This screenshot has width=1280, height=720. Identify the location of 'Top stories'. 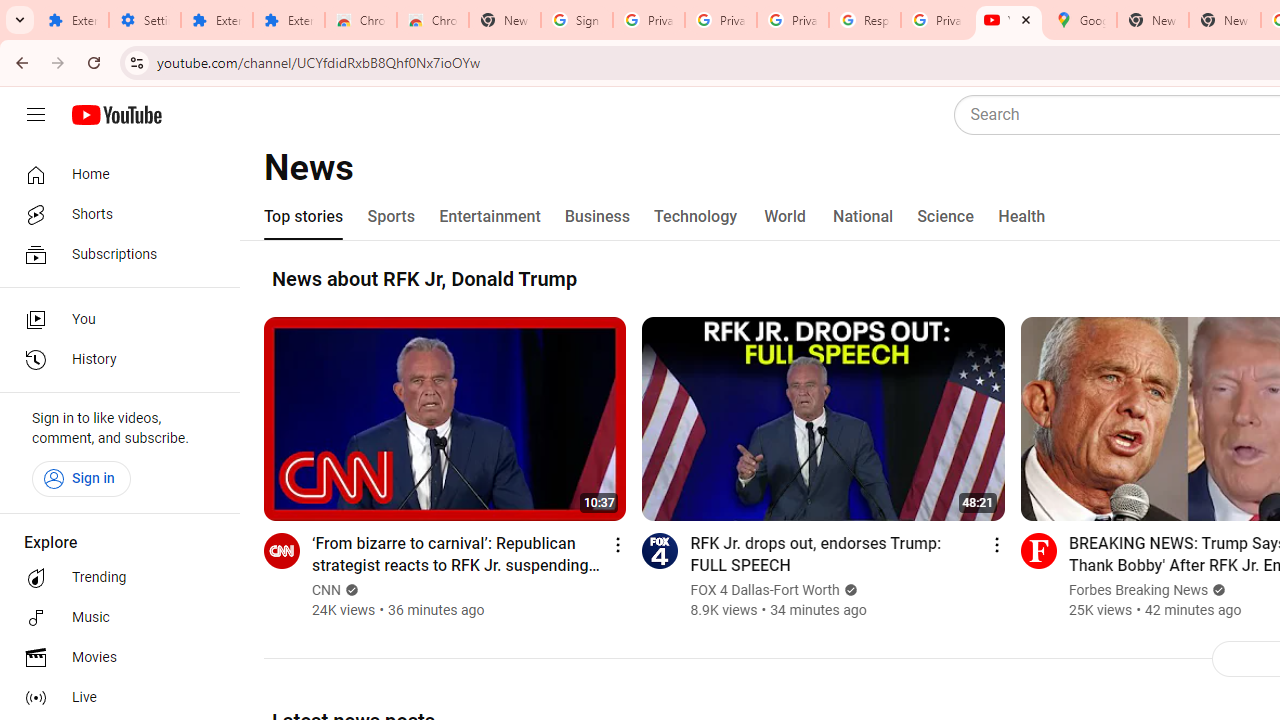
(303, 217).